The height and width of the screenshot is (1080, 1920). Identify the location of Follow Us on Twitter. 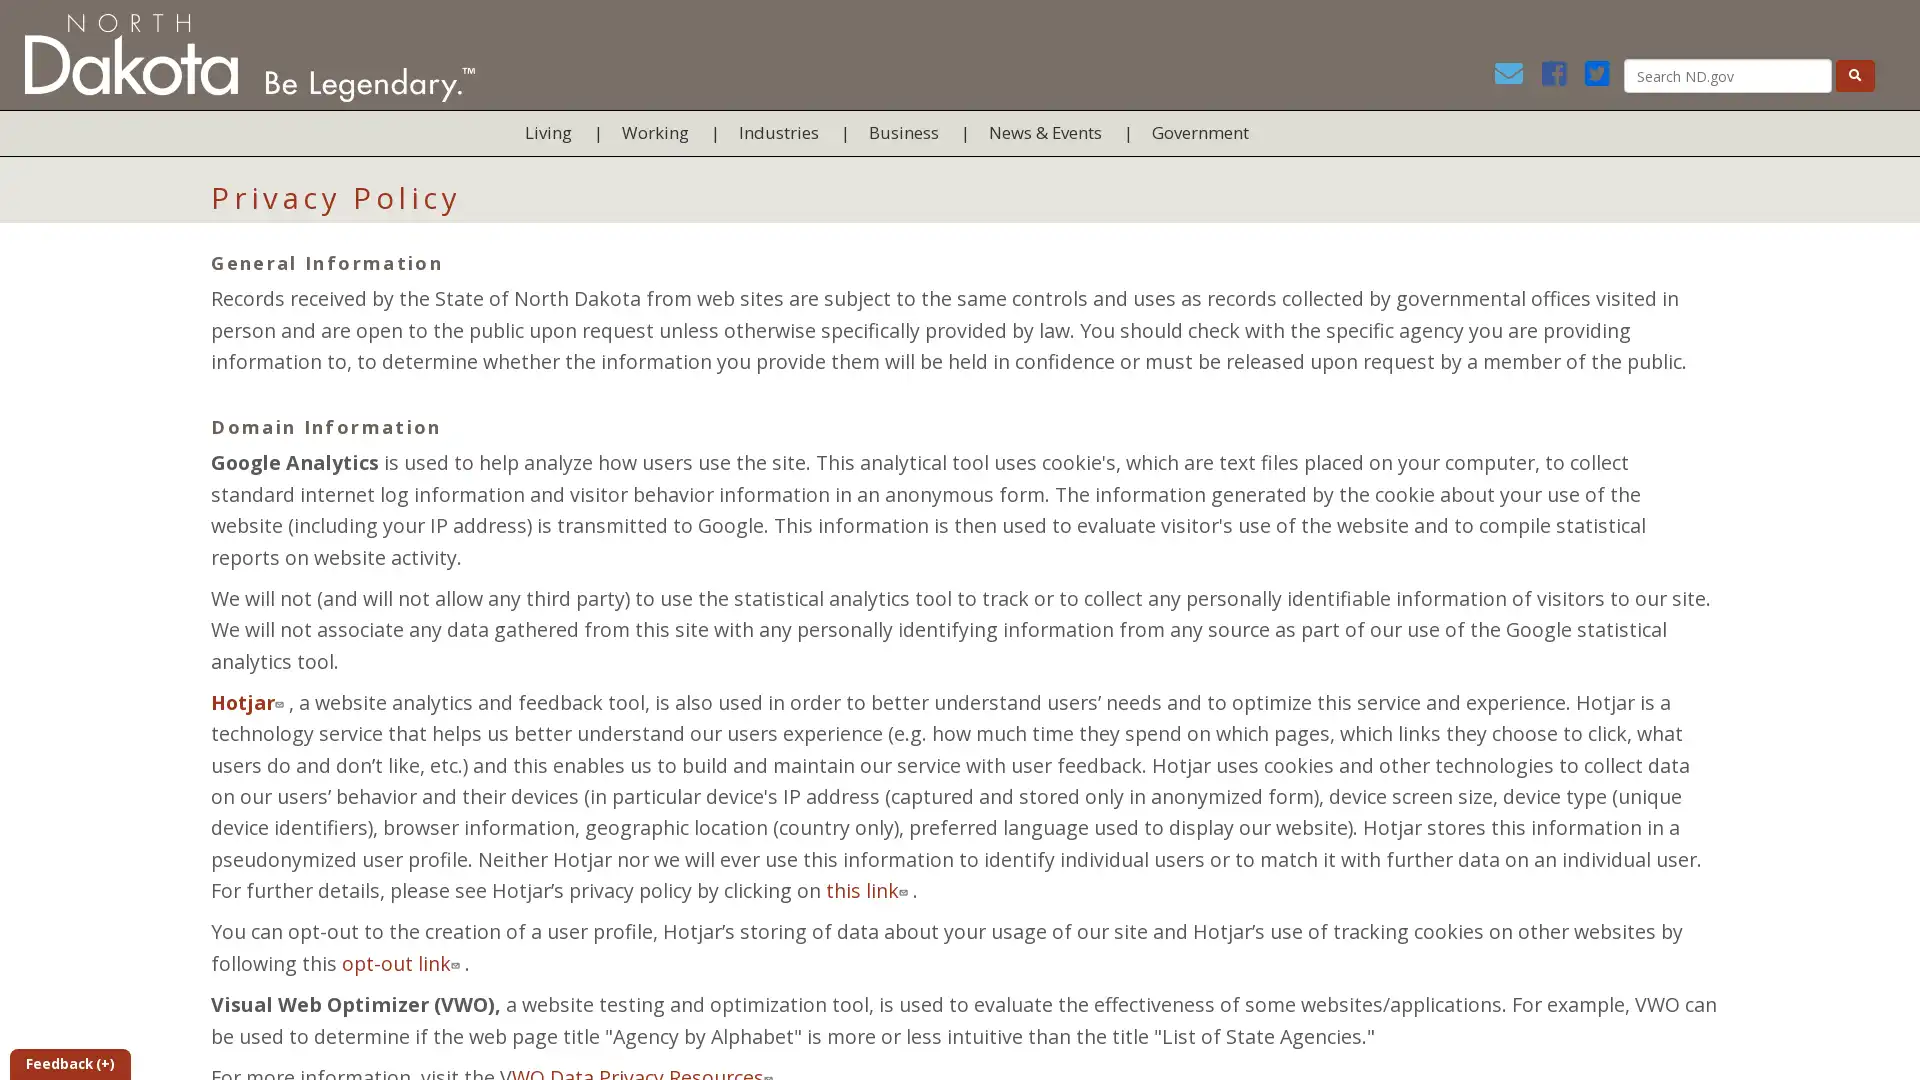
(1601, 77).